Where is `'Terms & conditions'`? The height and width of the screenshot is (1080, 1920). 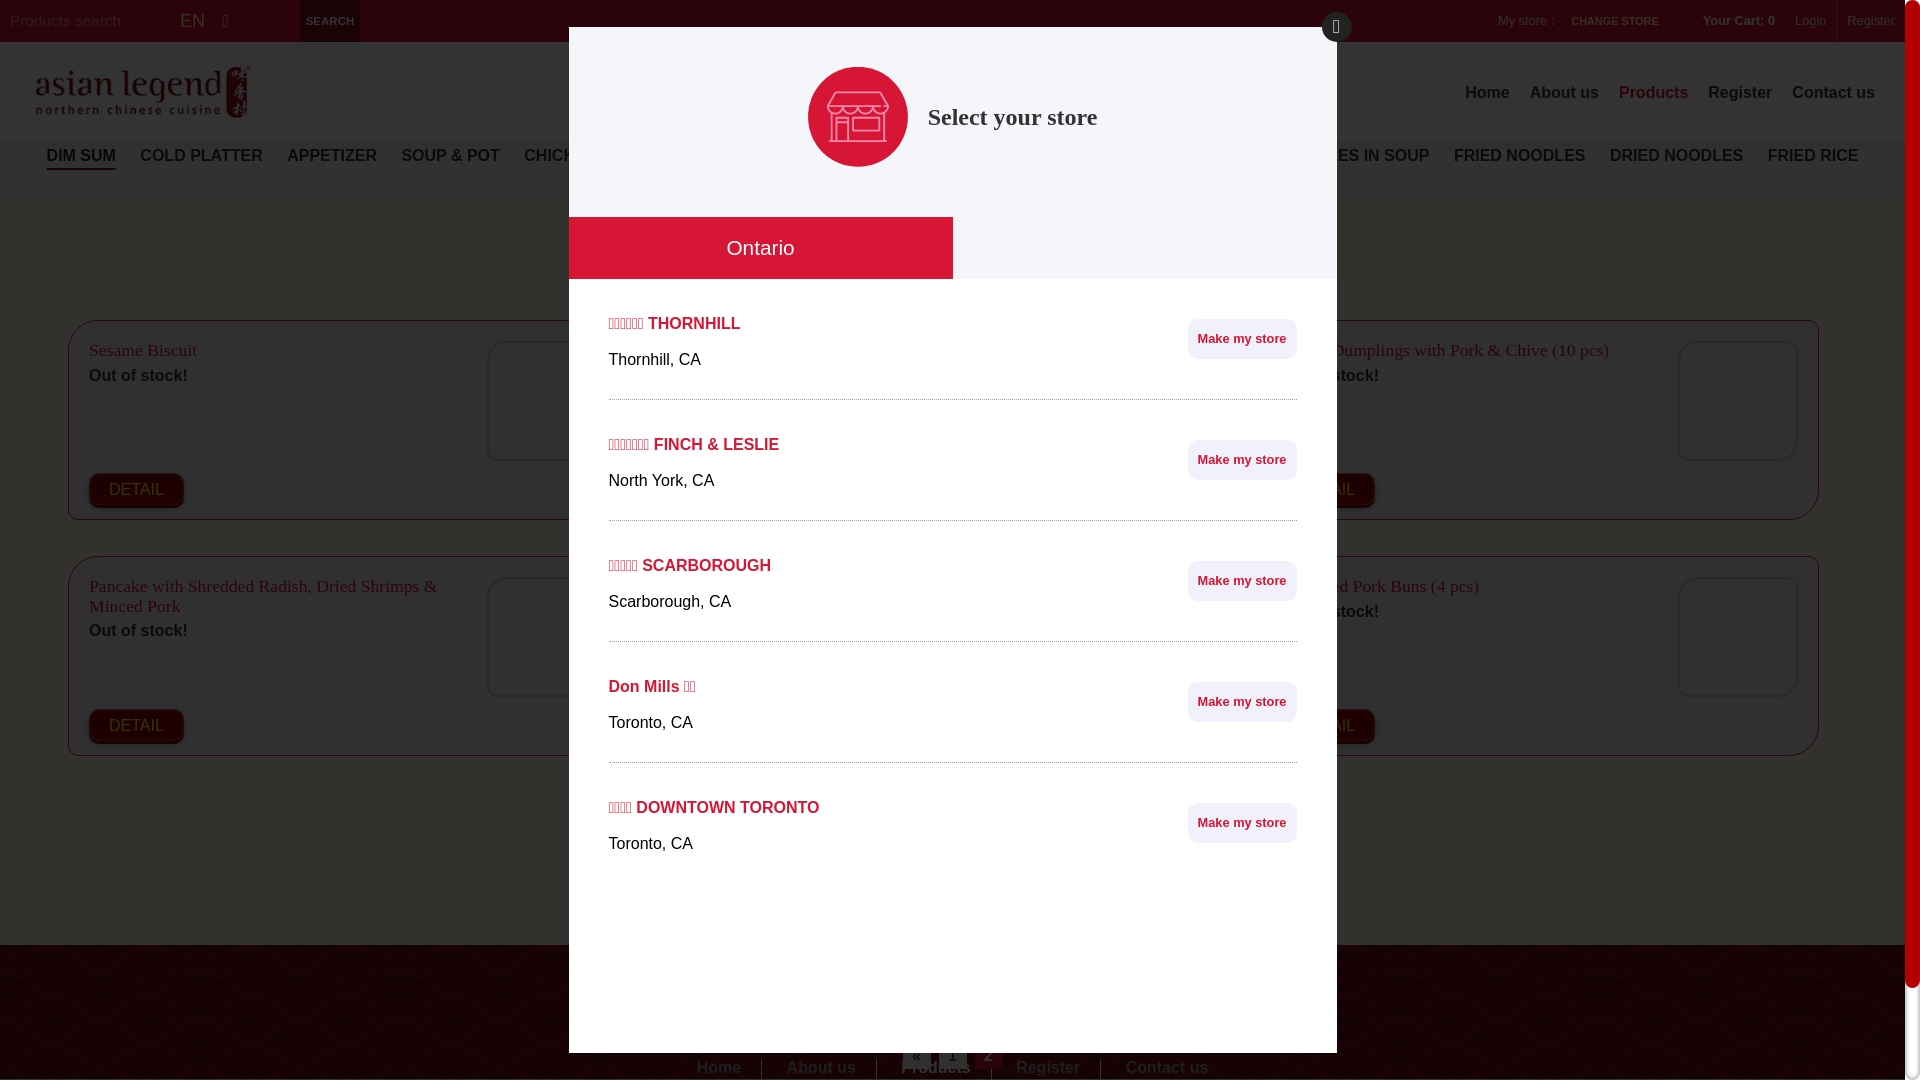 'Terms & conditions' is located at coordinates (950, 1013).